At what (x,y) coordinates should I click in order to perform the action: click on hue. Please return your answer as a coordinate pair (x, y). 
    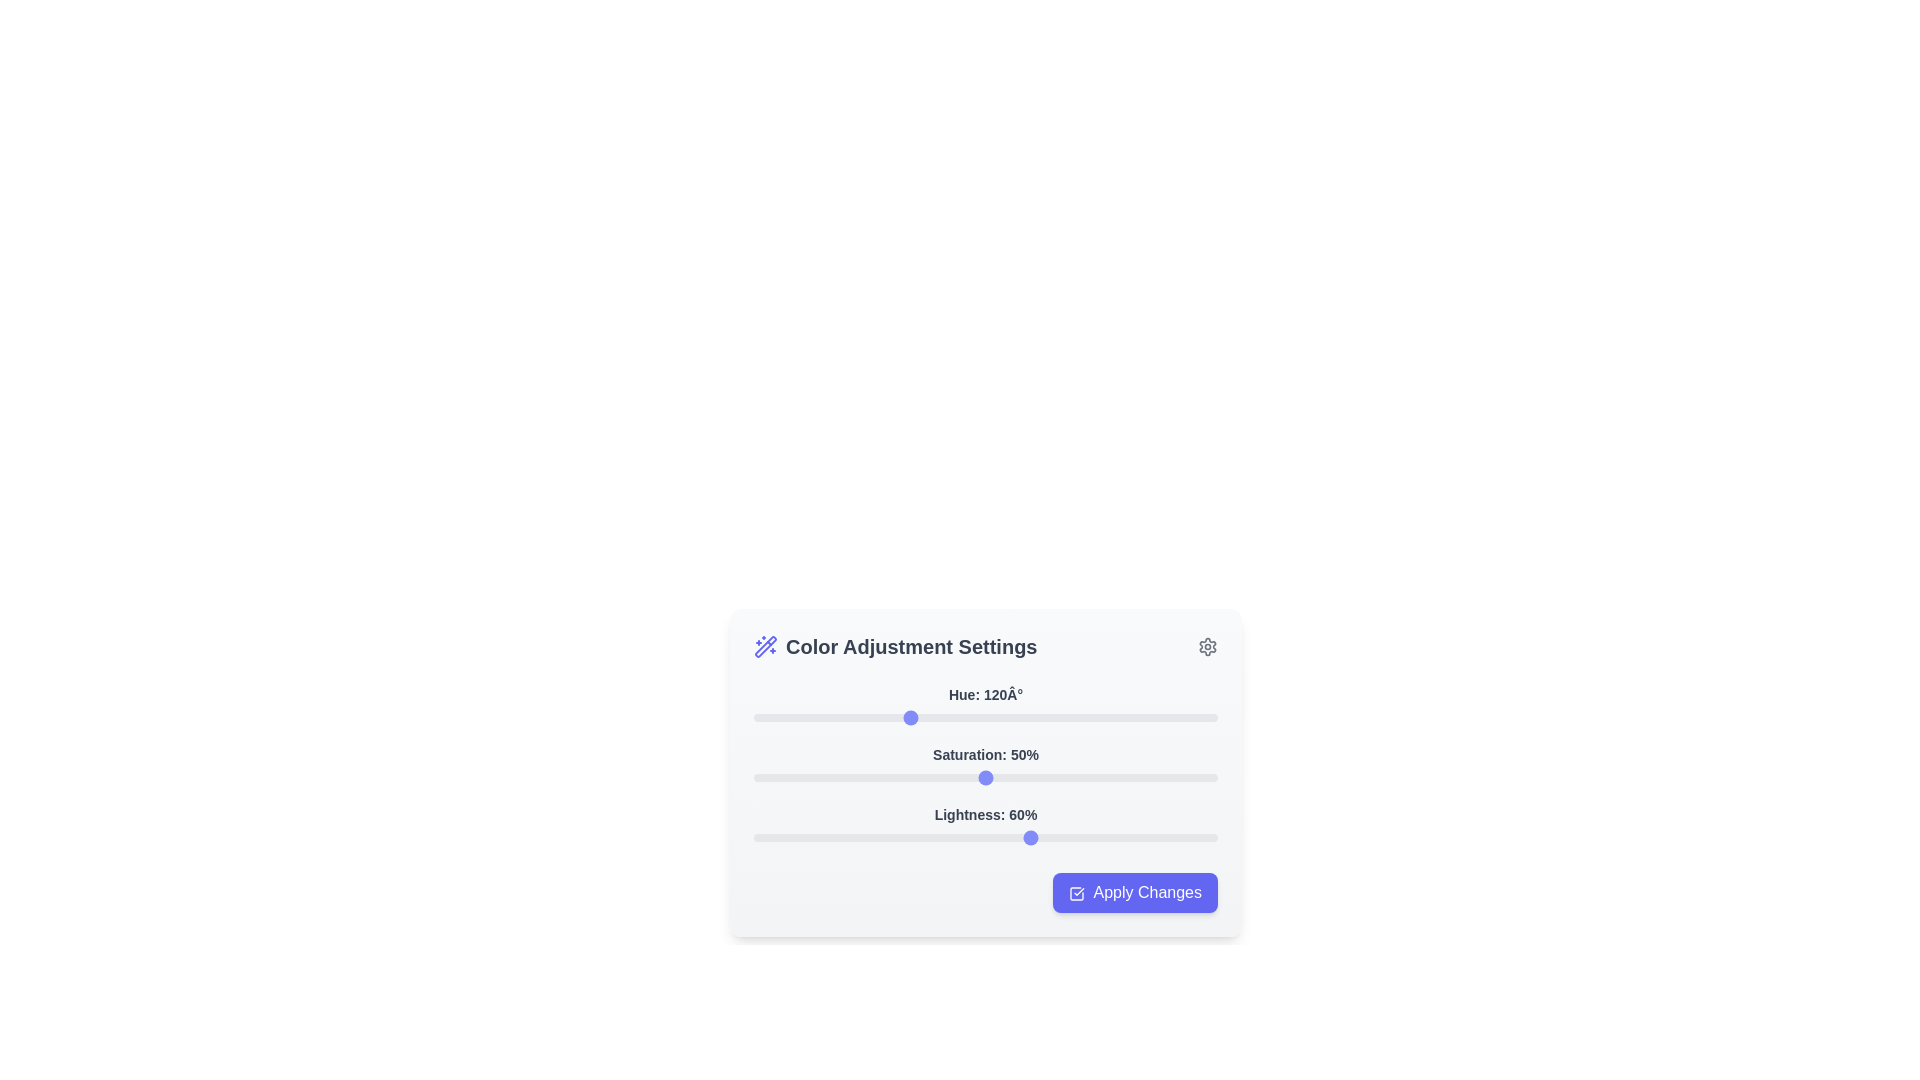
    Looking at the image, I should click on (869, 716).